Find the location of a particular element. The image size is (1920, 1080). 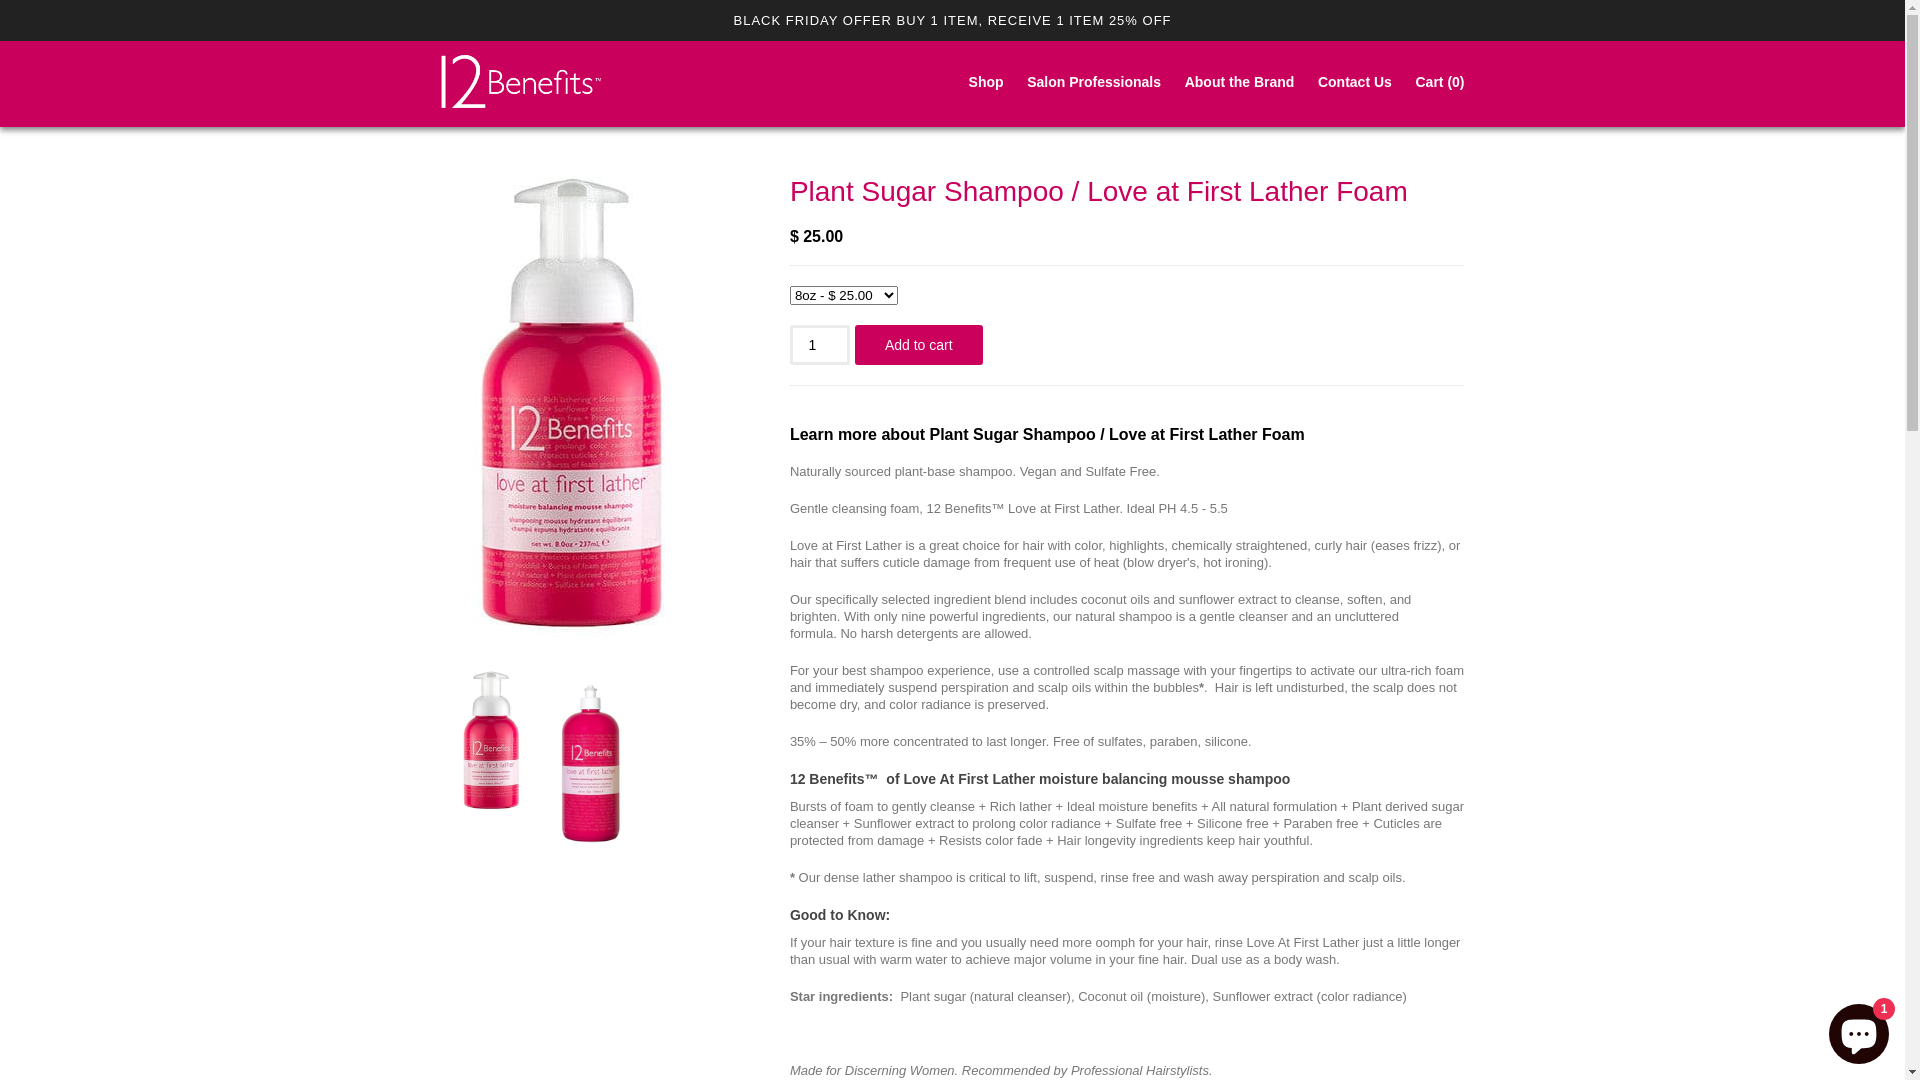

'12benefits' is located at coordinates (519, 83).